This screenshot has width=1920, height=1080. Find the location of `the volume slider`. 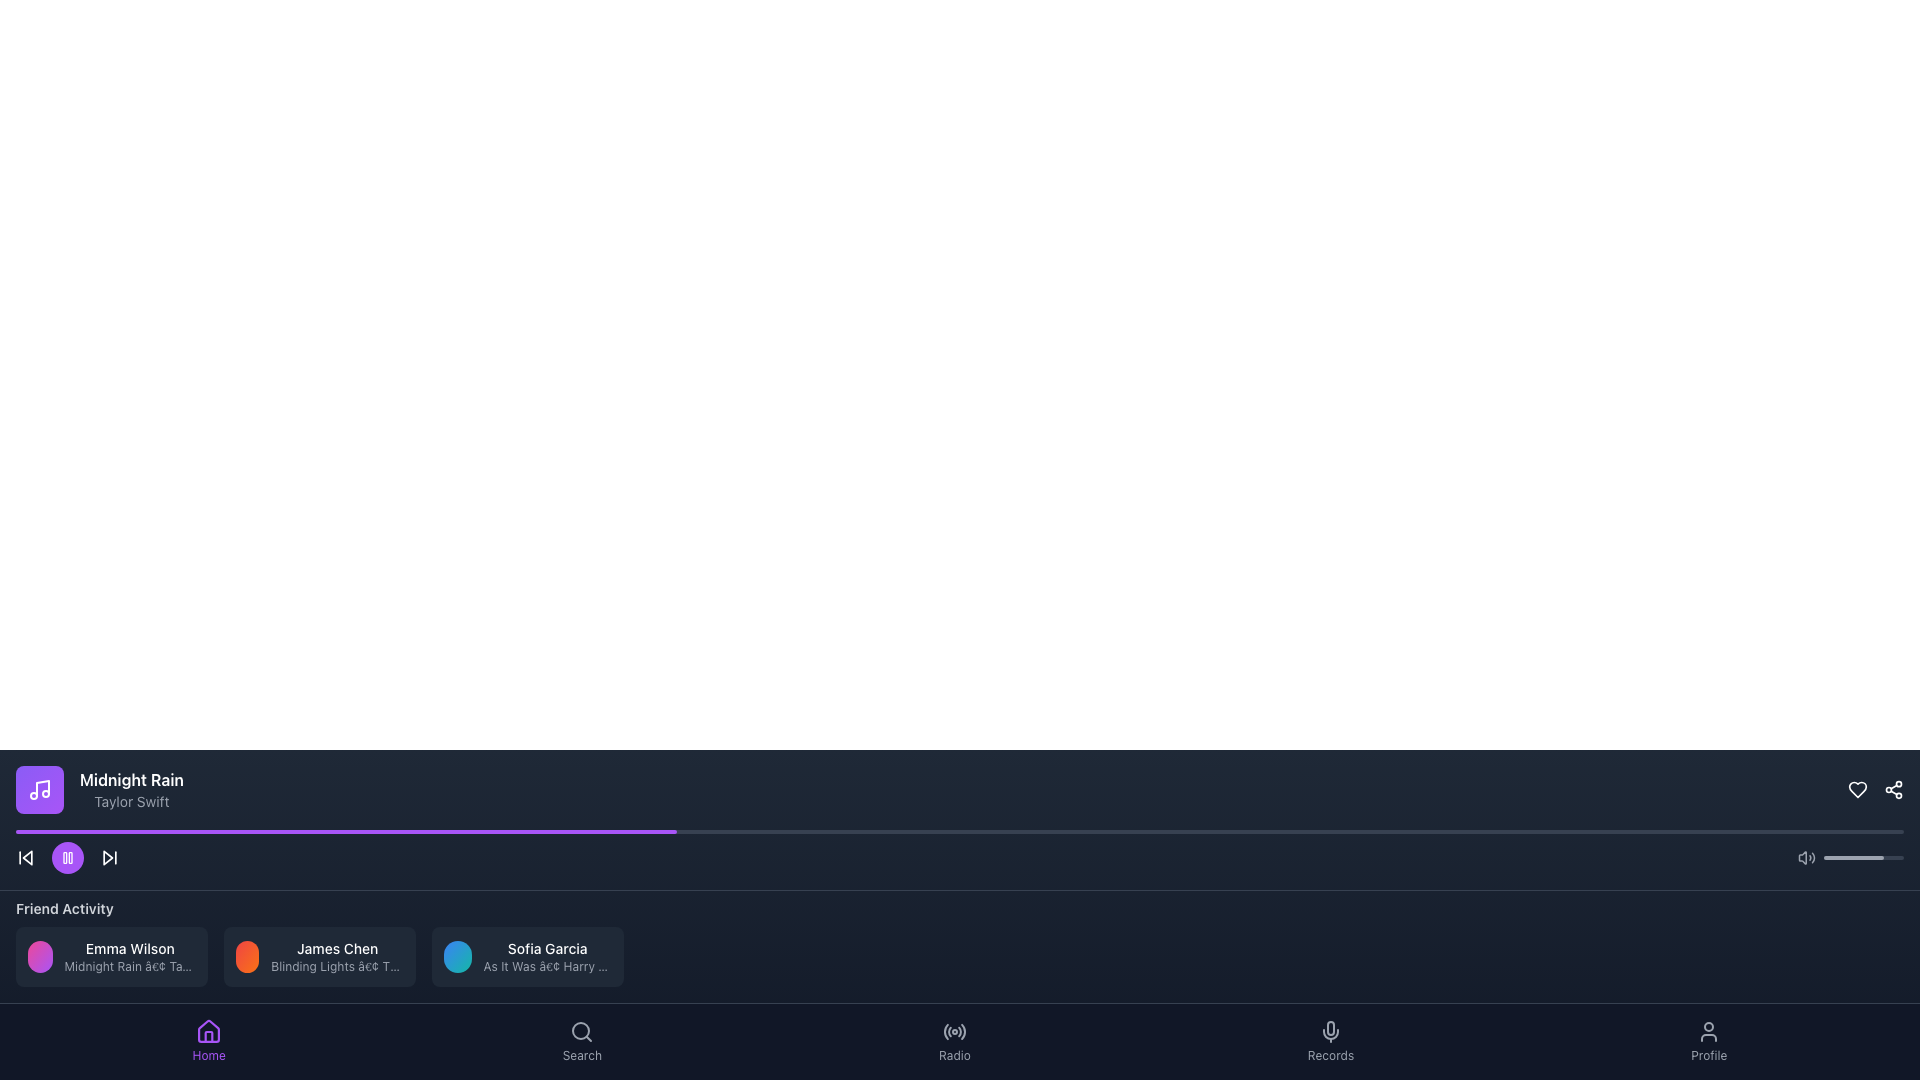

the volume slider is located at coordinates (1860, 856).